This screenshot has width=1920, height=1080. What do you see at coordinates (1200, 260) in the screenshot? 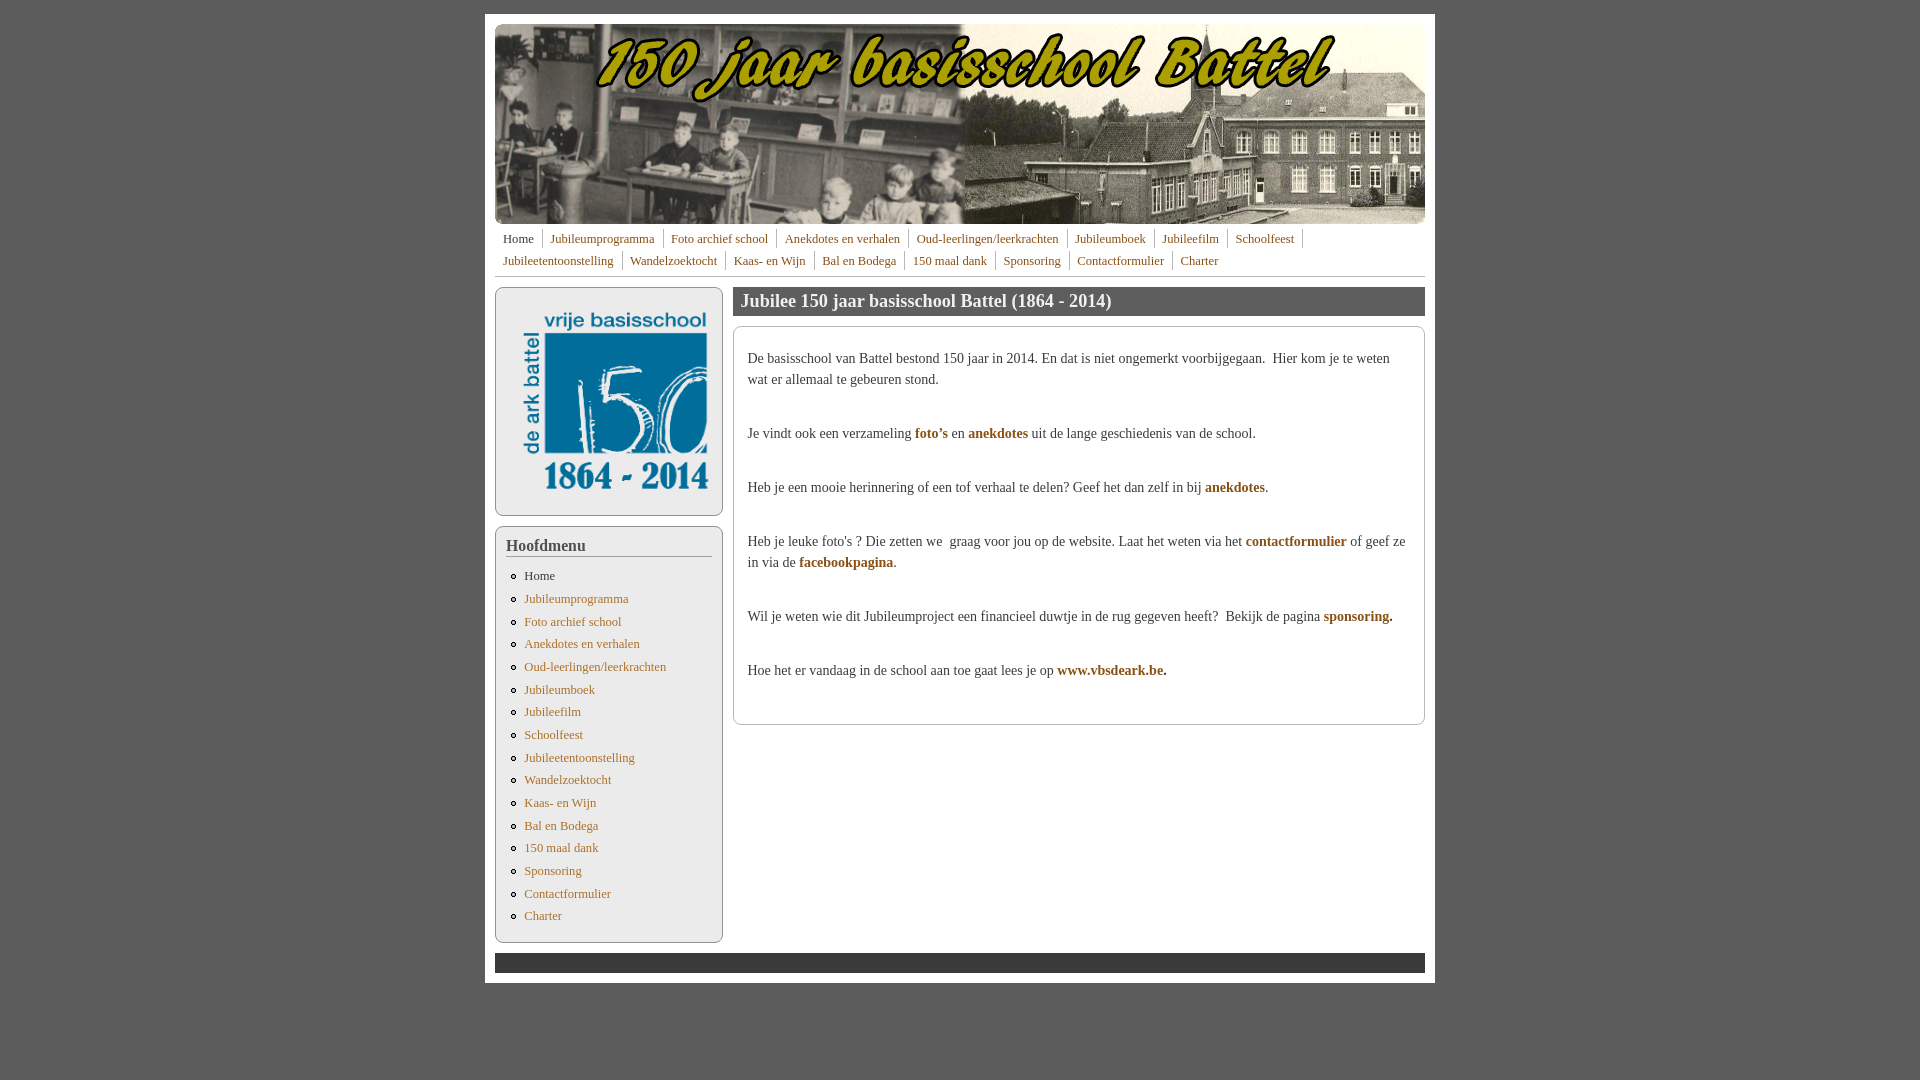
I see `'Charter'` at bounding box center [1200, 260].